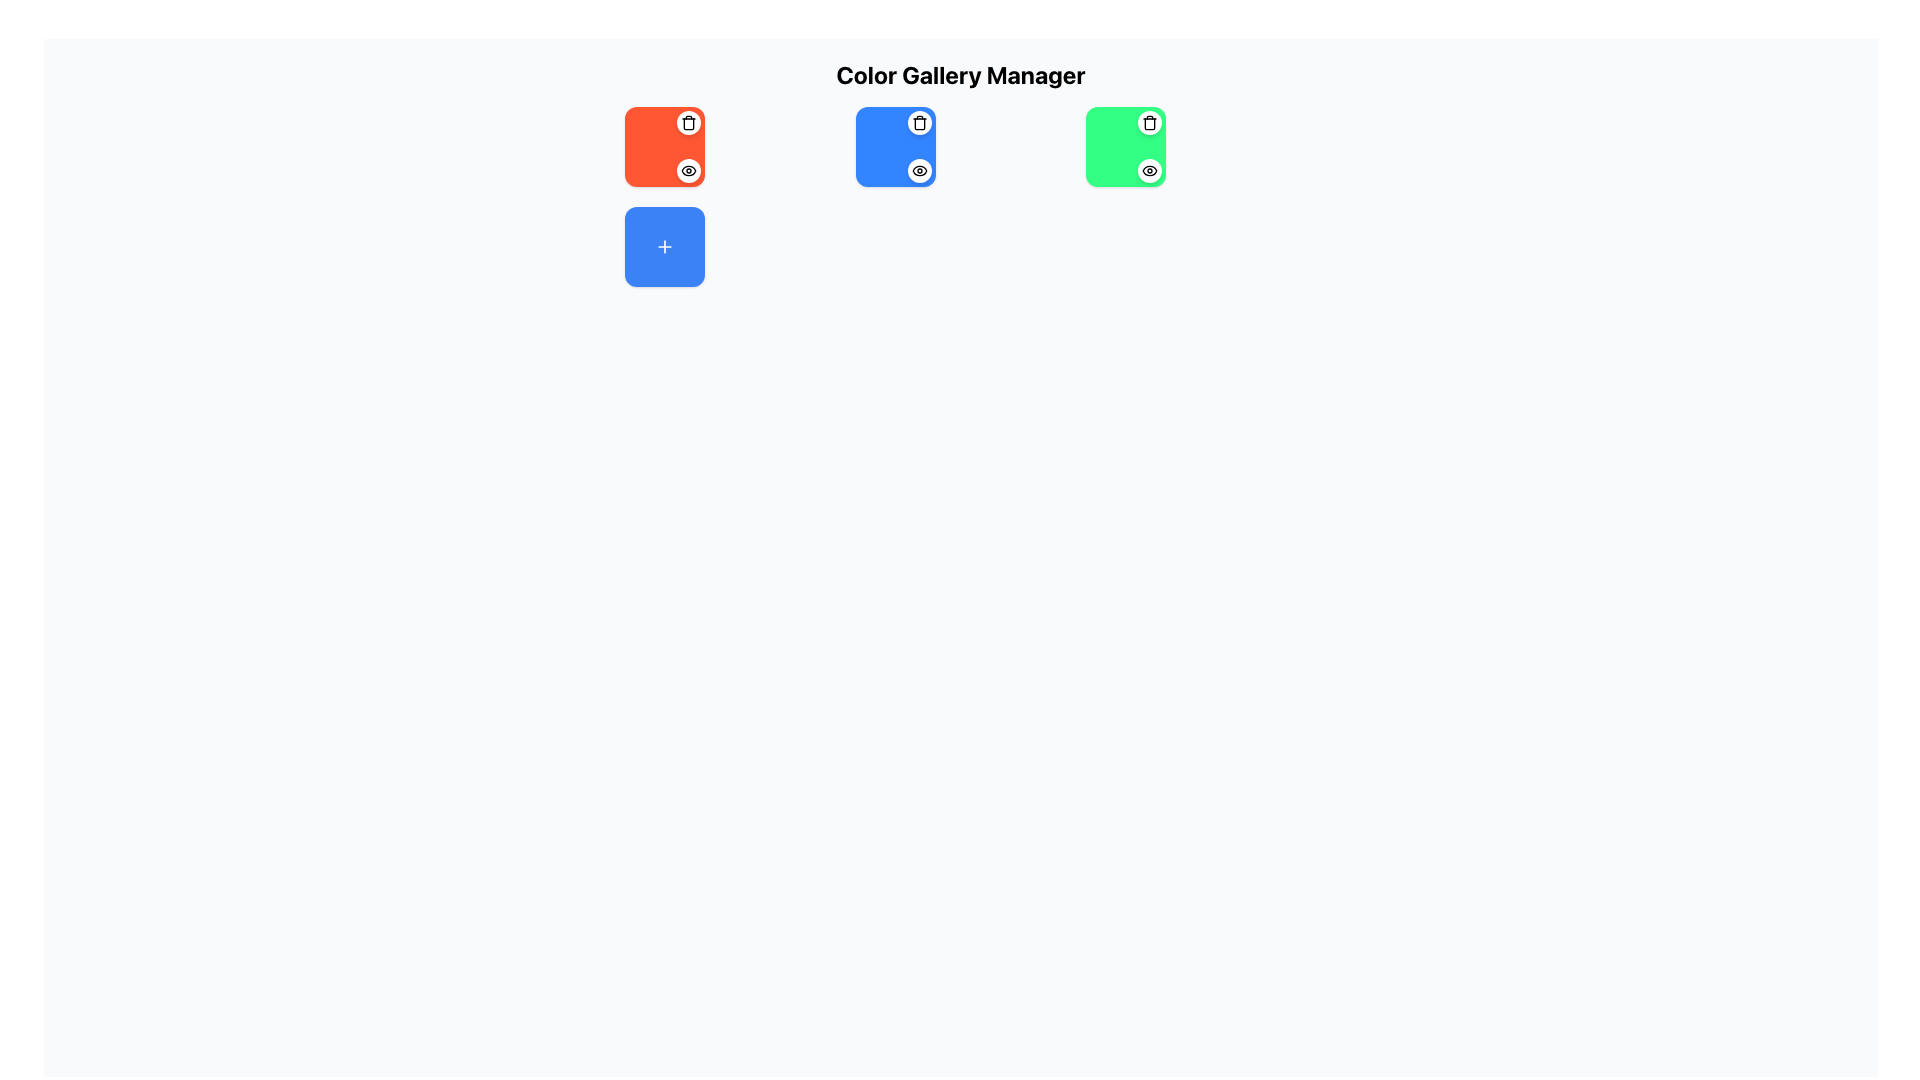  Describe the element at coordinates (918, 169) in the screenshot. I see `the visibility toggle icon located in the bottom-right corner of the blue square card` at that location.